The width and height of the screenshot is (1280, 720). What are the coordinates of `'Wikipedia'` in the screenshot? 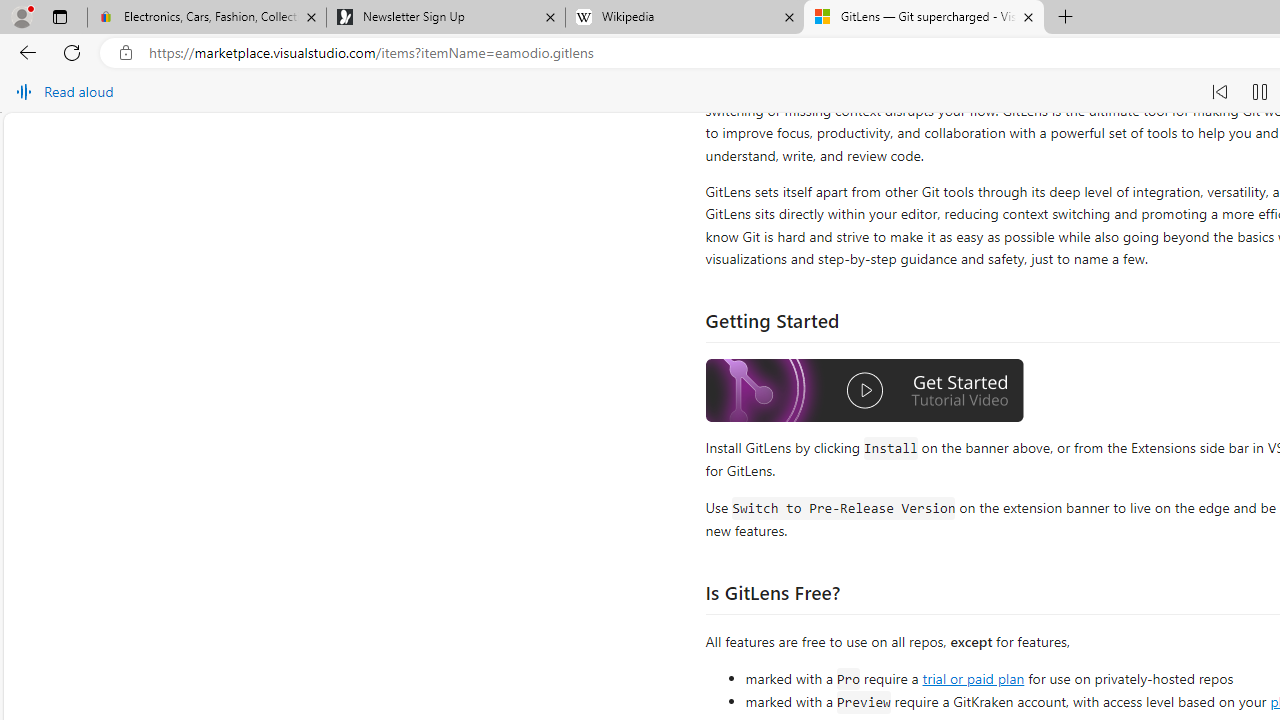 It's located at (684, 17).